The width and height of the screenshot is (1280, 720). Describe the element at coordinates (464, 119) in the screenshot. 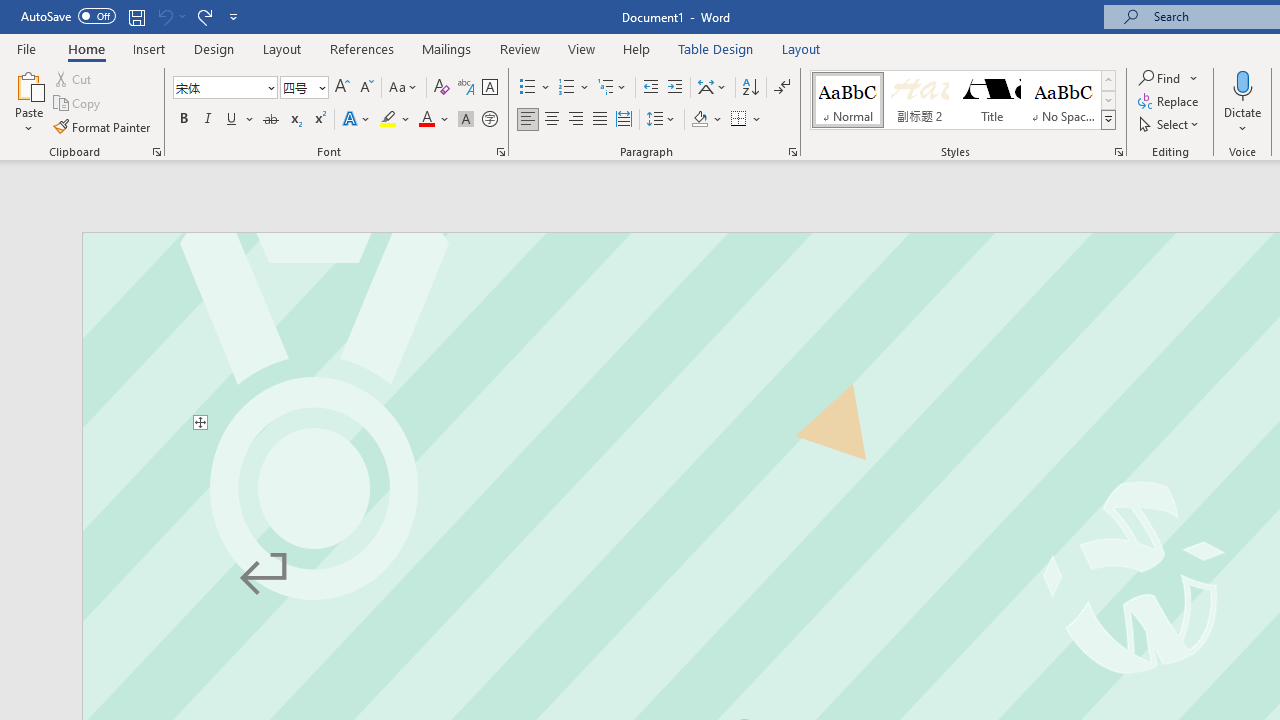

I see `'Character Shading'` at that location.